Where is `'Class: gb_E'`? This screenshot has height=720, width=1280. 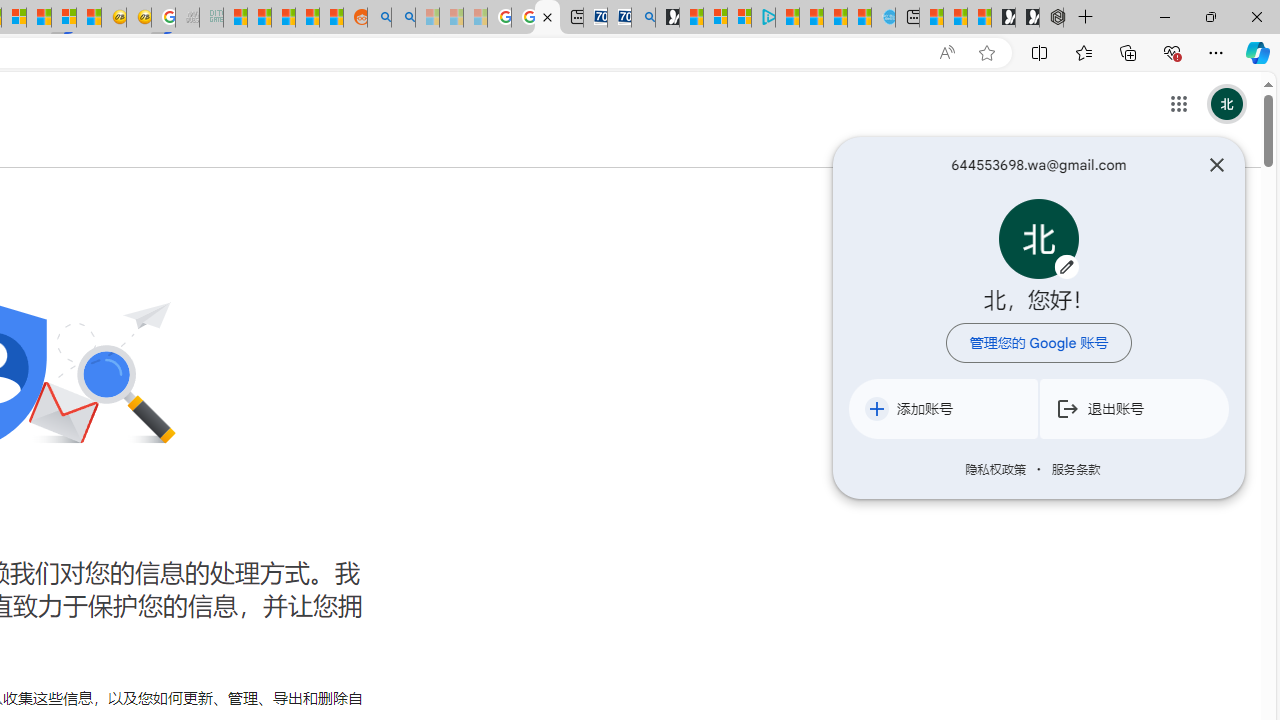 'Class: gb_E' is located at coordinates (1178, 104).